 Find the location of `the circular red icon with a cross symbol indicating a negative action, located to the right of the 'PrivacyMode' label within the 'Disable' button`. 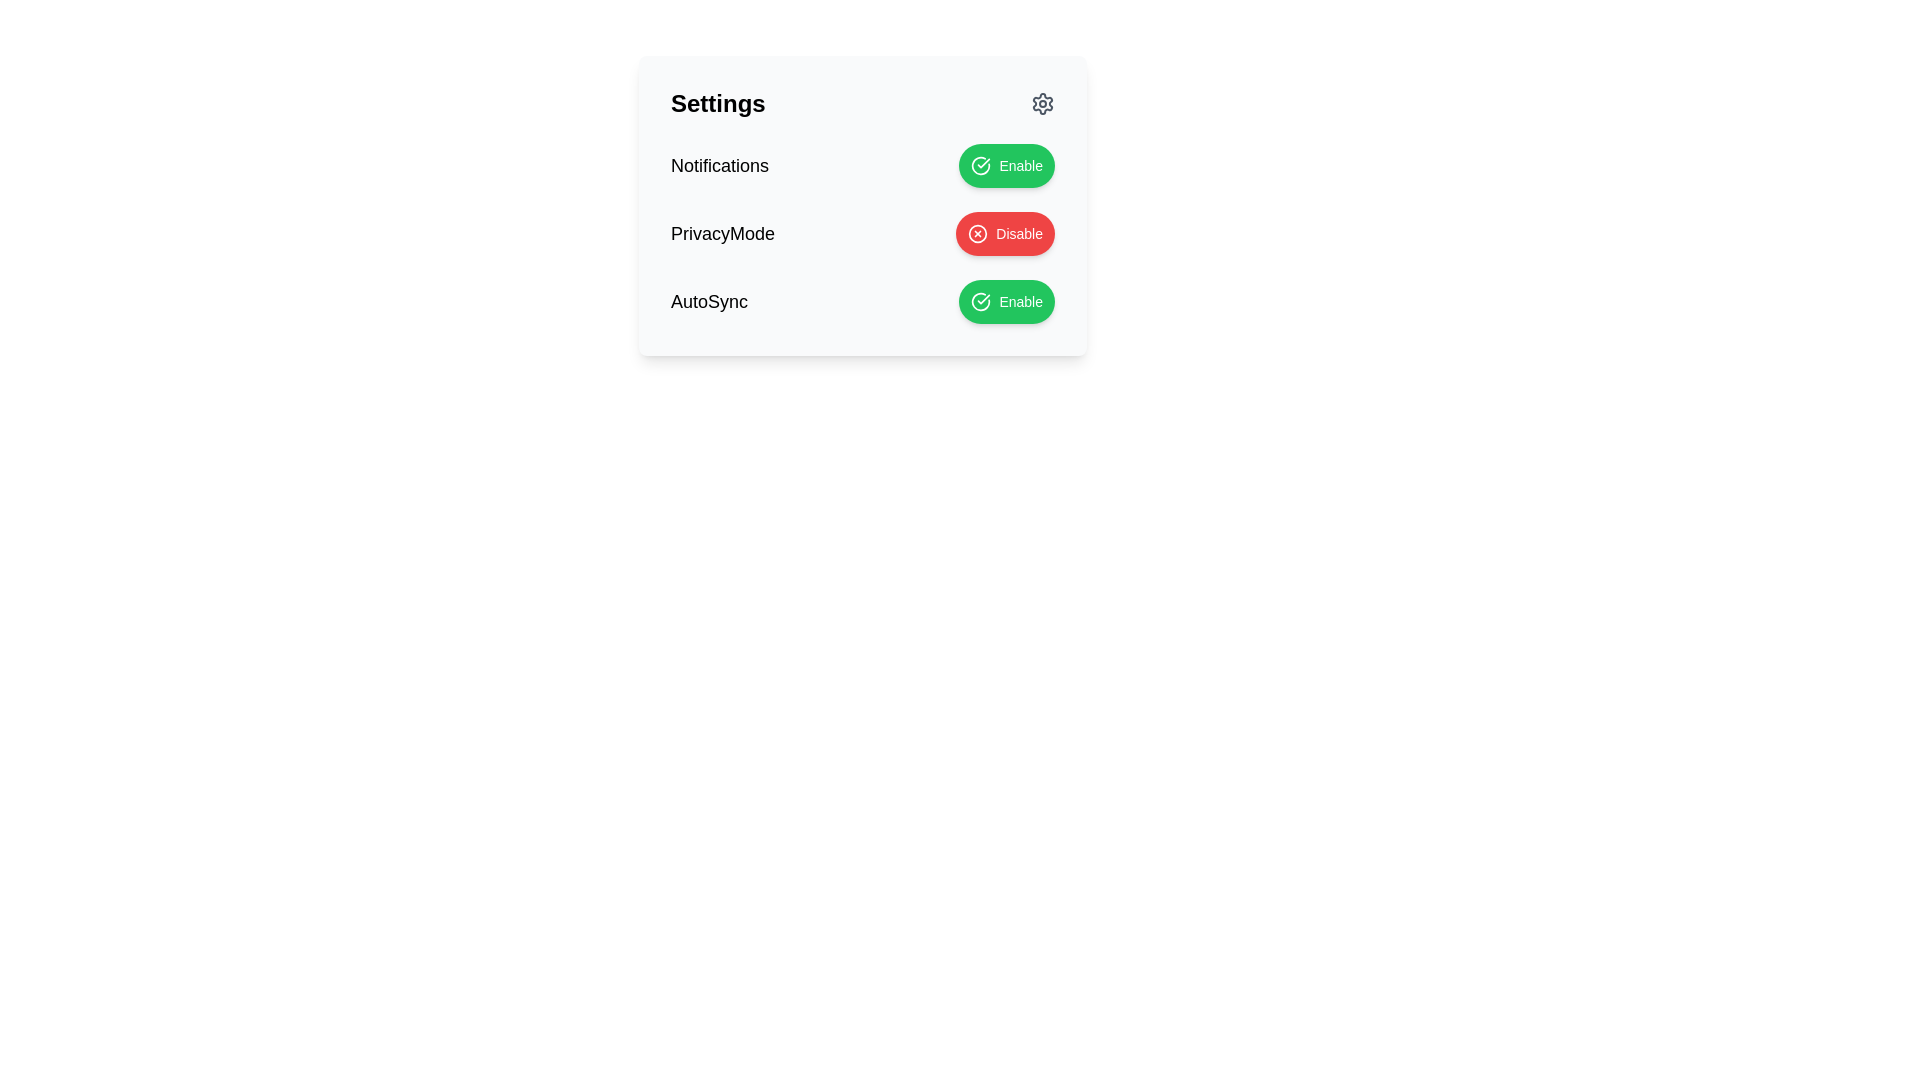

the circular red icon with a cross symbol indicating a negative action, located to the right of the 'PrivacyMode' label within the 'Disable' button is located at coordinates (978, 233).